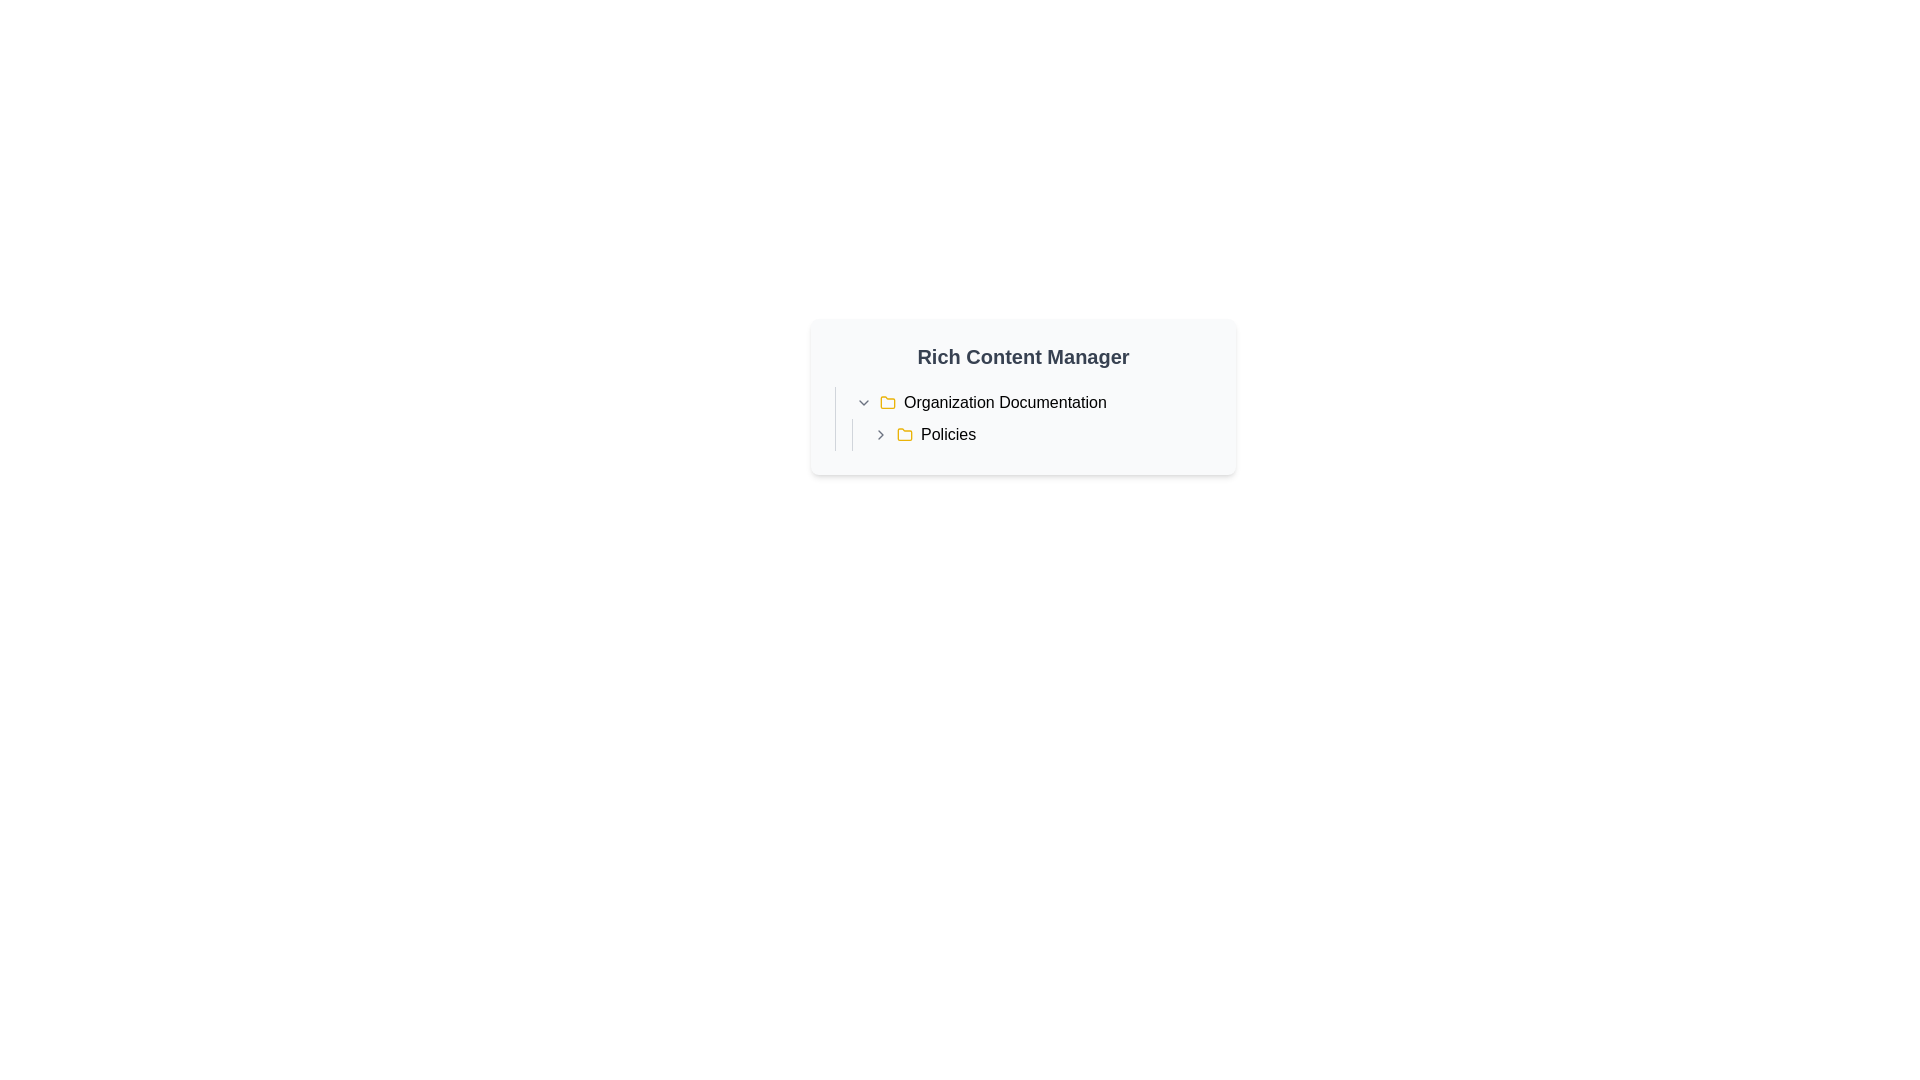 The image size is (1920, 1080). Describe the element at coordinates (887, 402) in the screenshot. I see `the yellow folder icon located to the left of the text 'Organization Documentation'` at that location.